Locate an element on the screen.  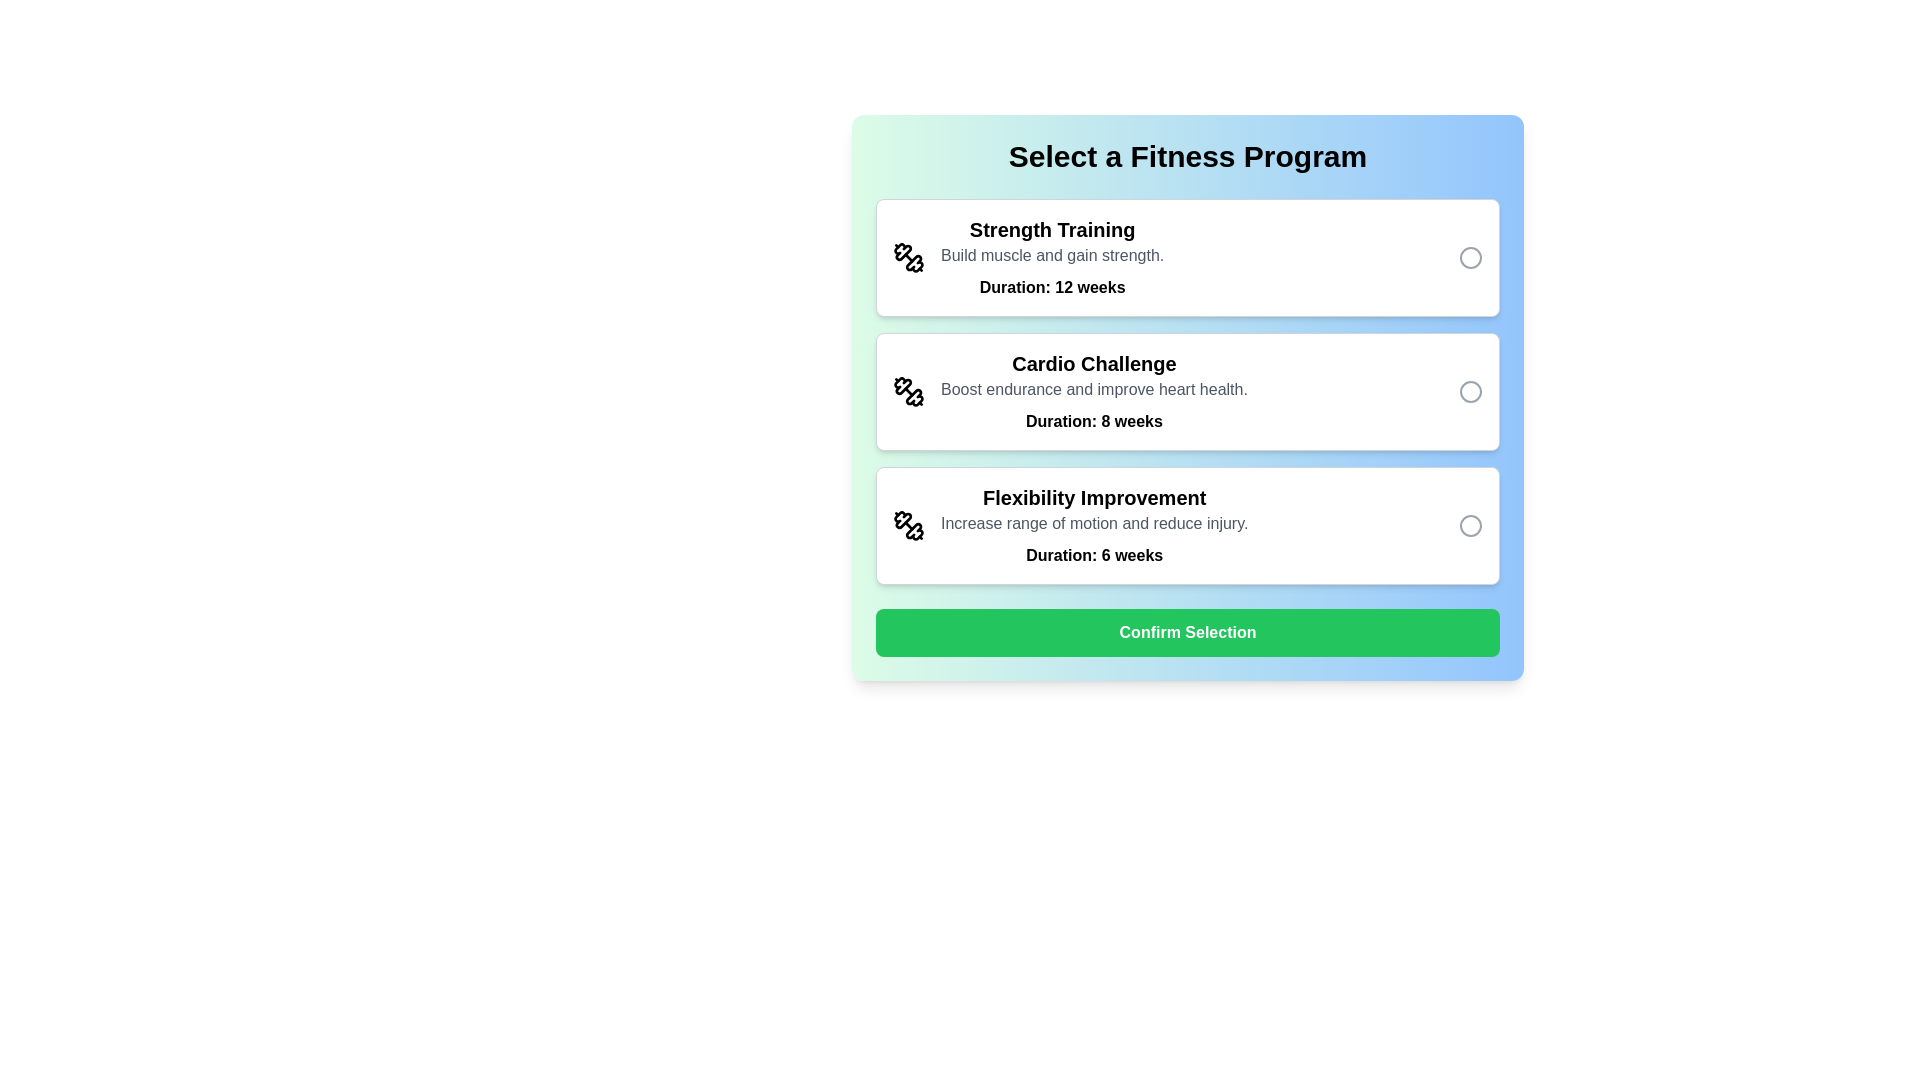
the text label for the third fitness program option, located between 'Cardio Challenge' and its associated information text is located at coordinates (1093, 496).